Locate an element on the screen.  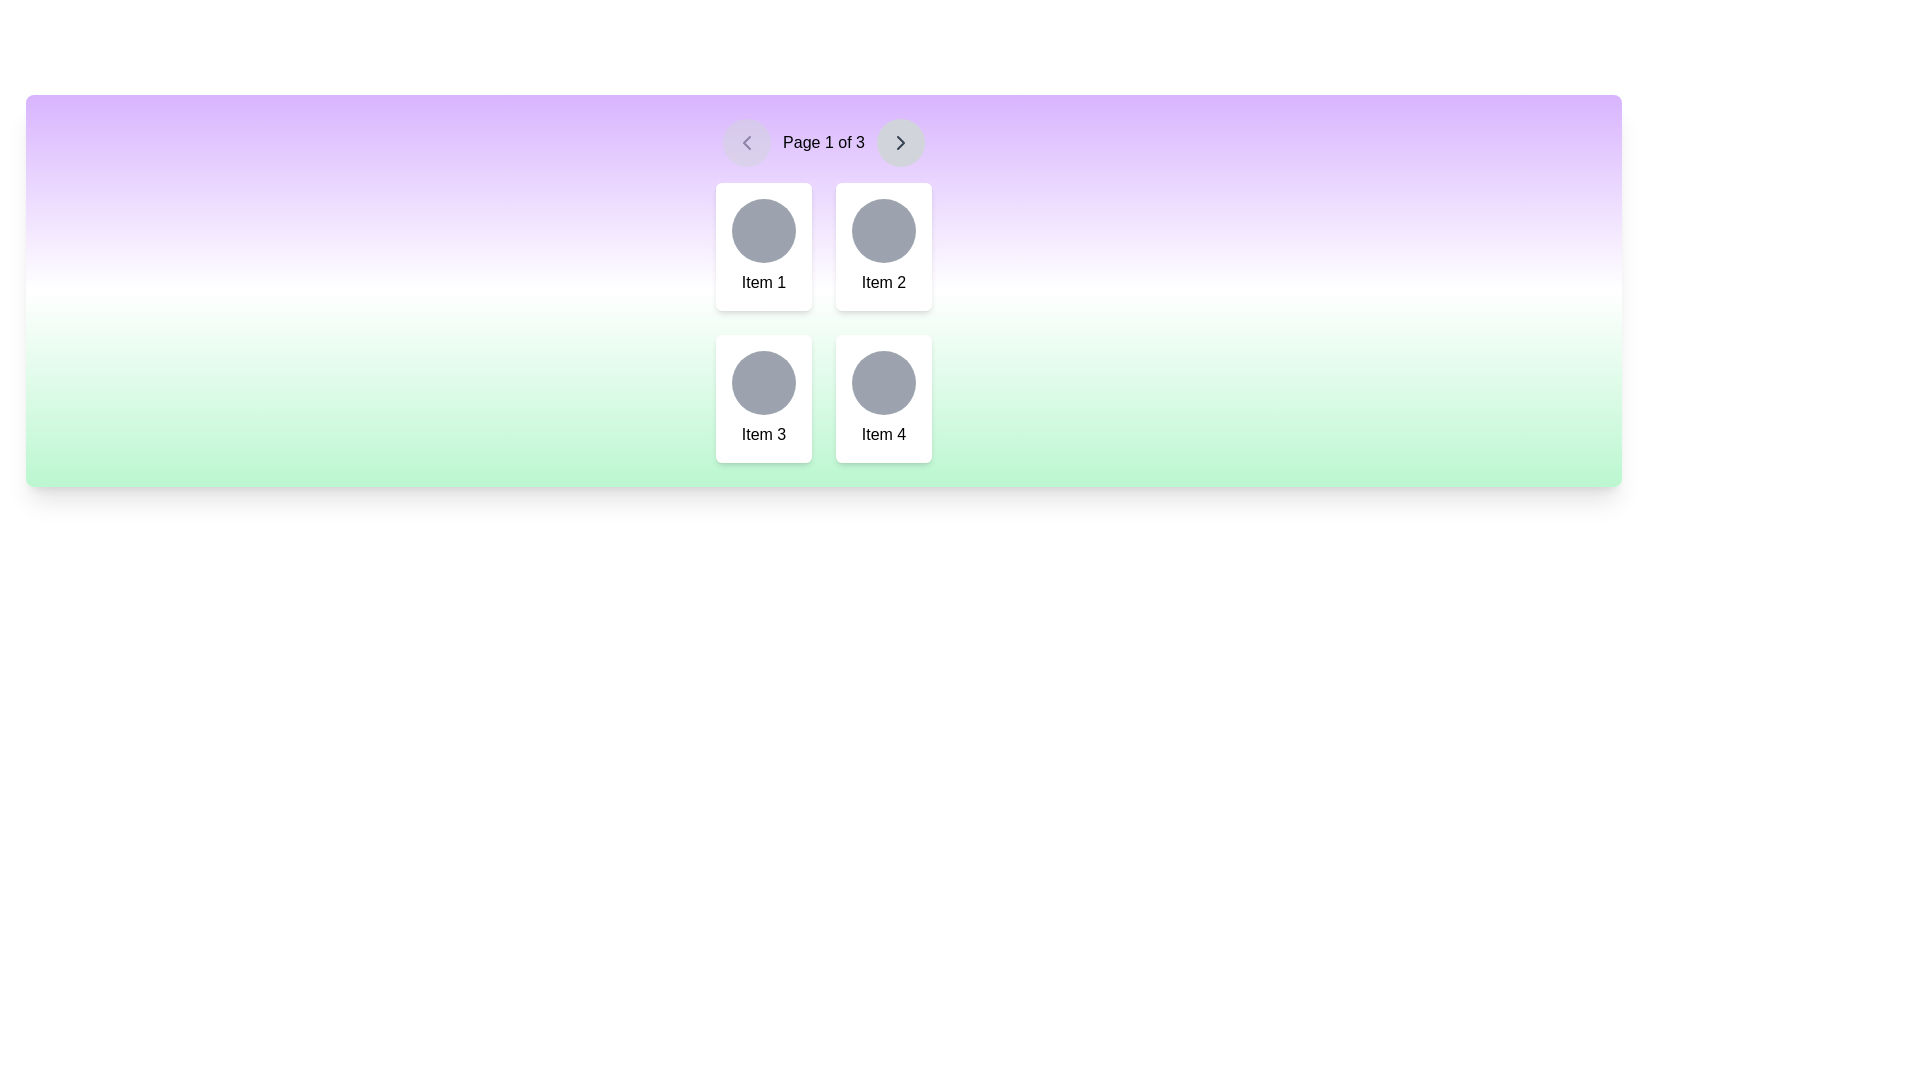
the text label displaying 'Item 1' located at the bottom-center of the top-left card in a grid of four cards is located at coordinates (762, 282).